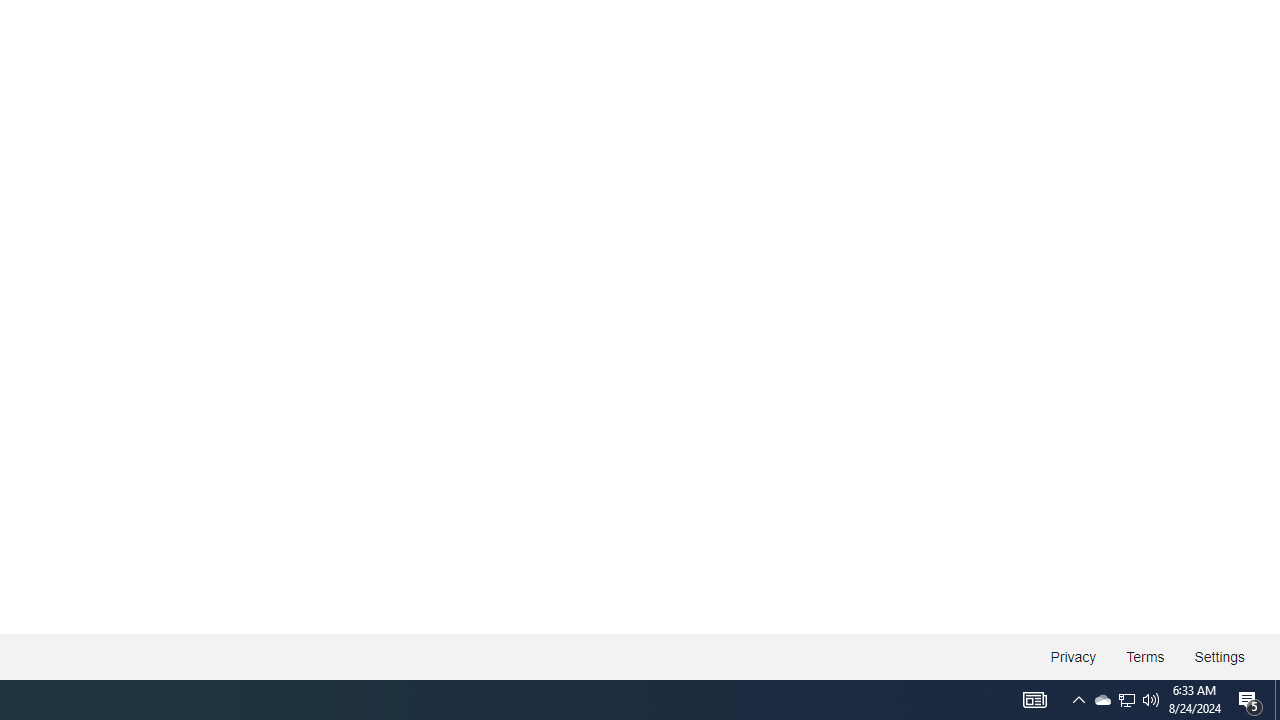 The height and width of the screenshot is (720, 1280). What do you see at coordinates (1218, 657) in the screenshot?
I see `'Settings'` at bounding box center [1218, 657].